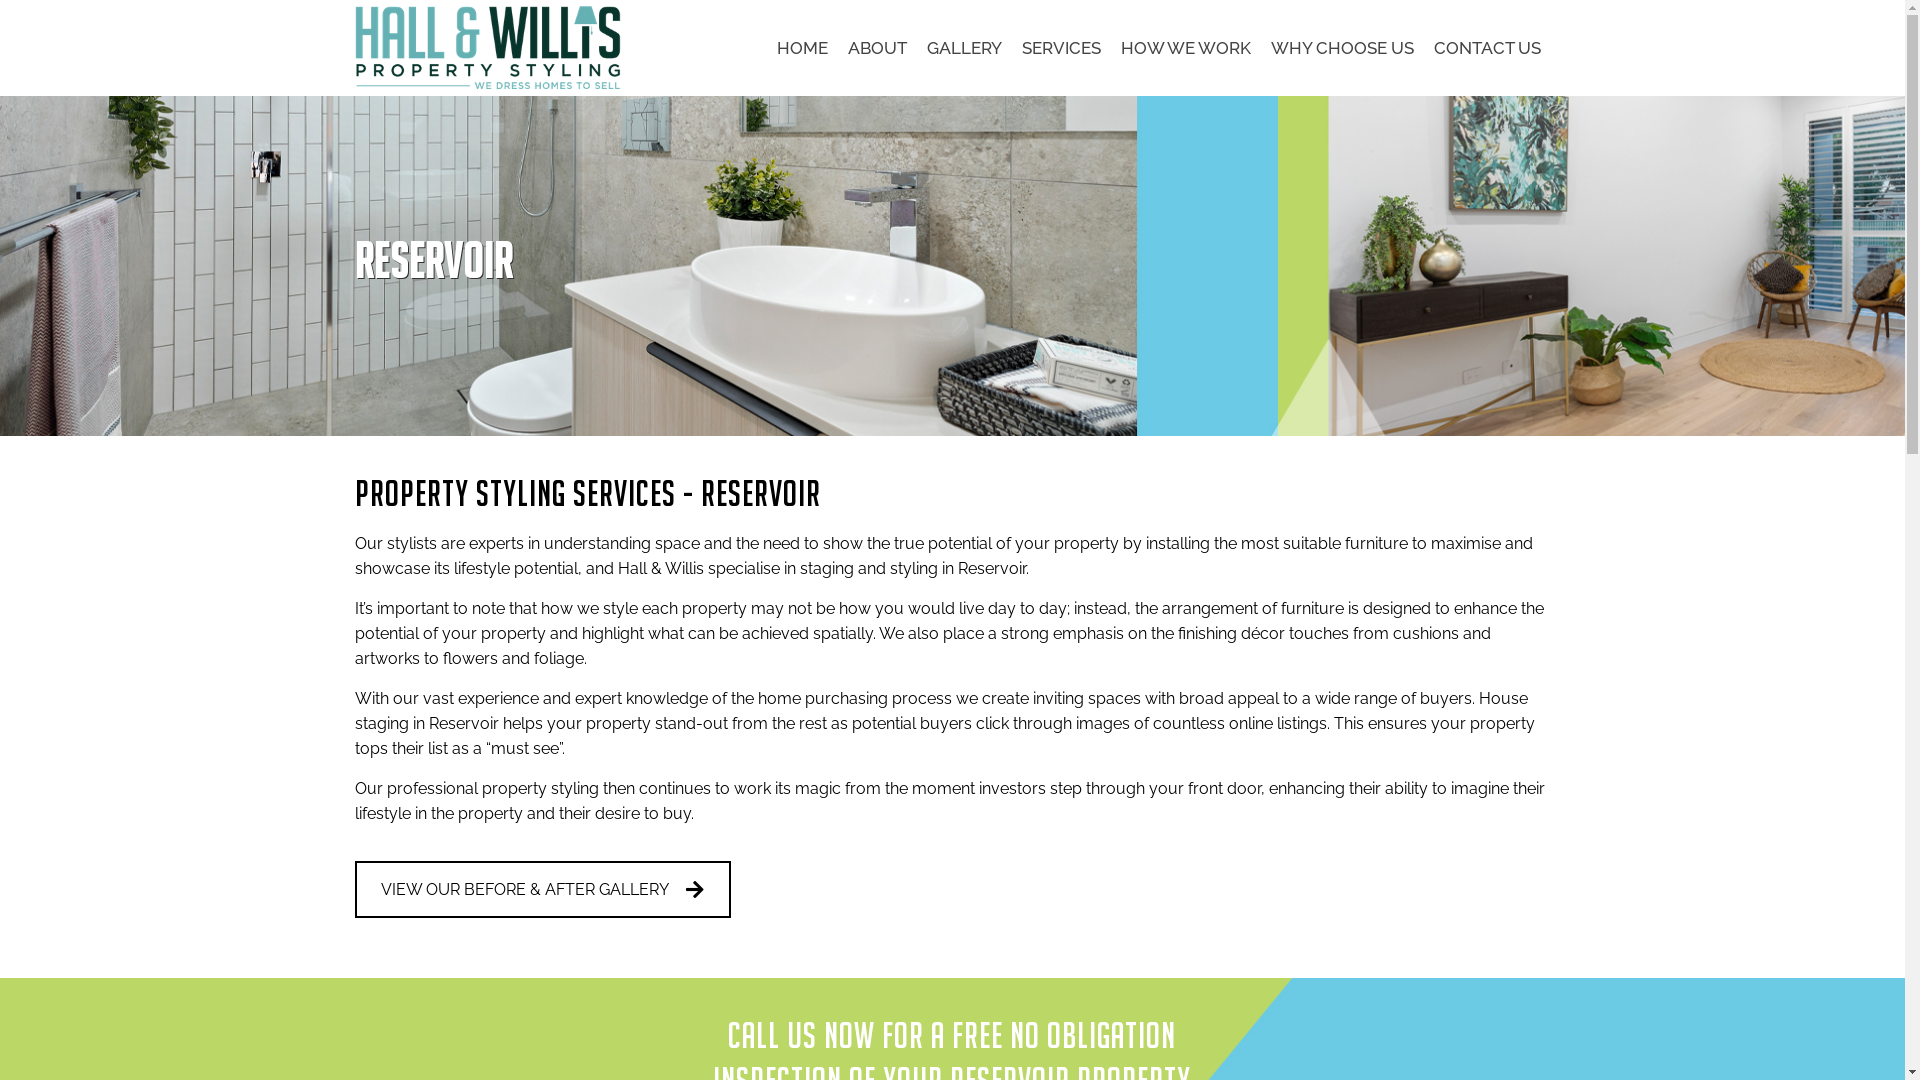 This screenshot has height=1080, width=1920. I want to click on 'SERVICES', so click(1060, 46).